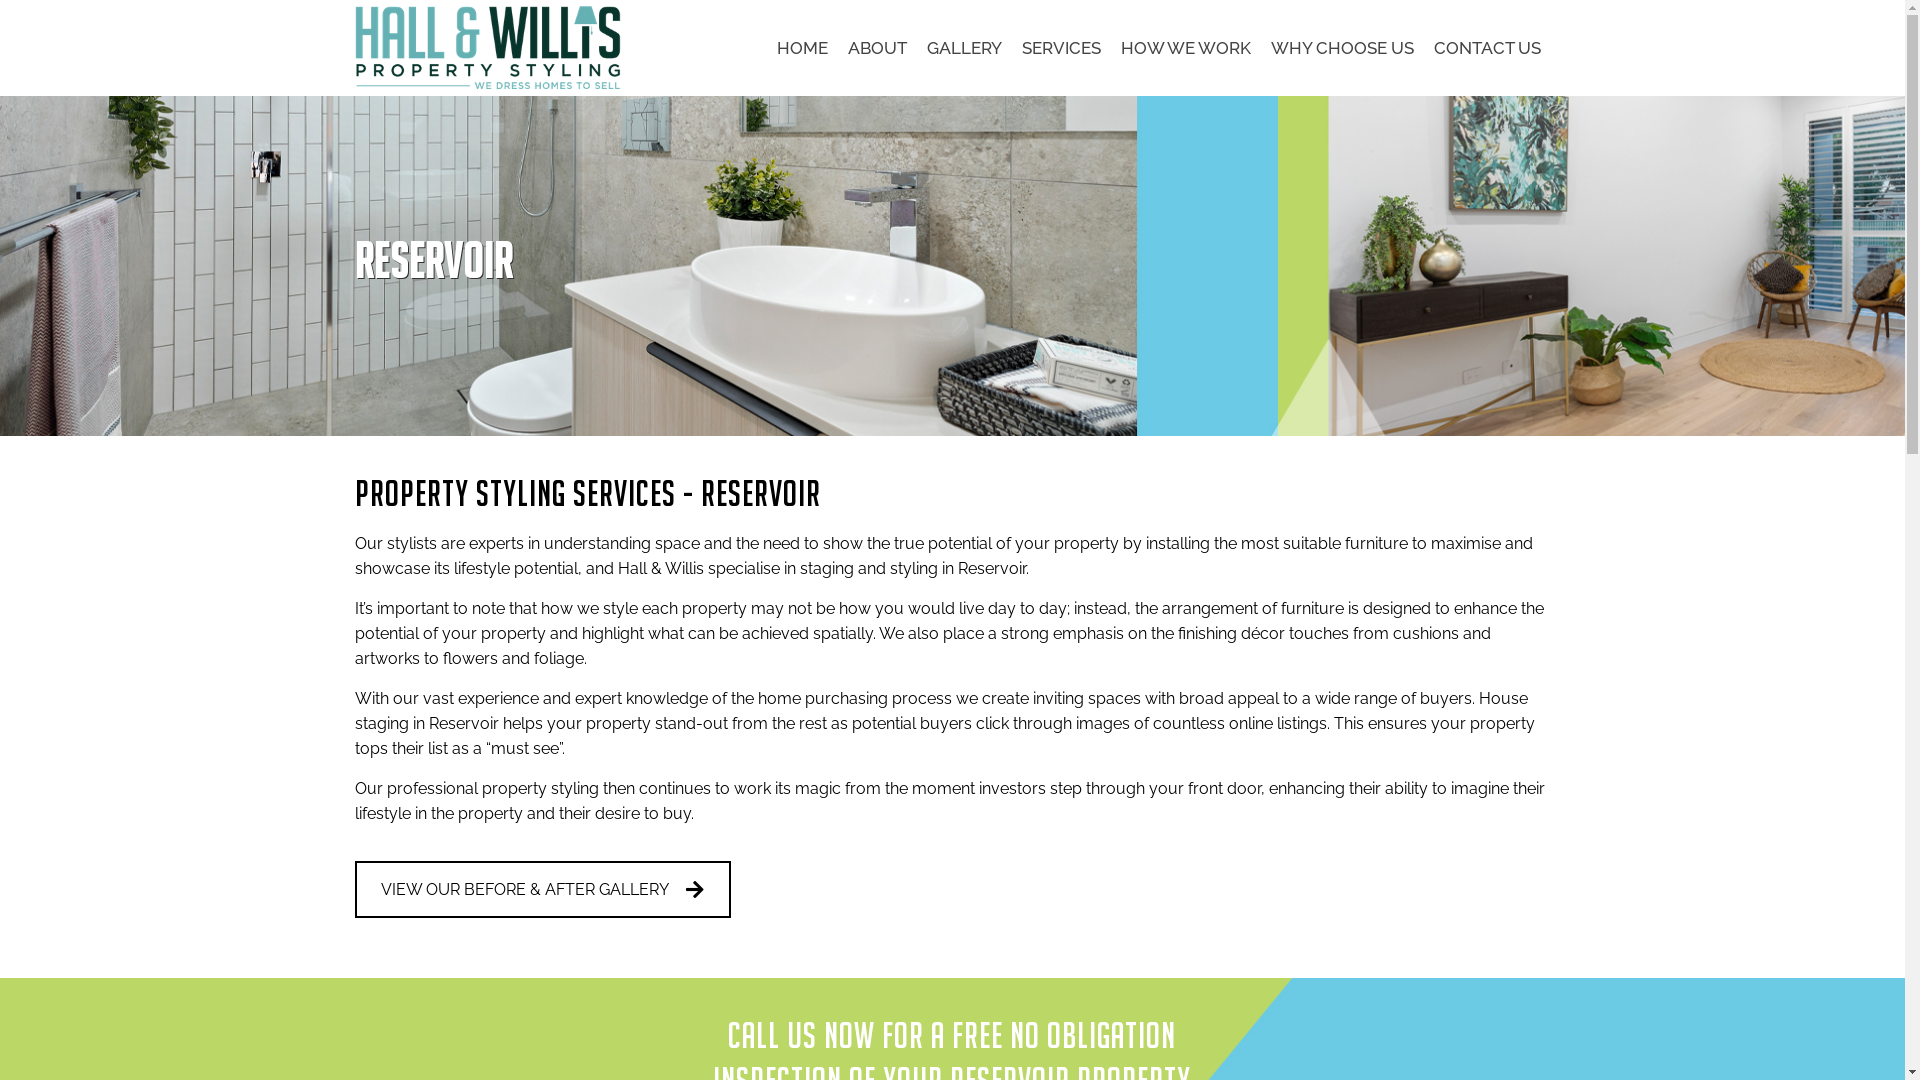 This screenshot has height=1080, width=1920. I want to click on 'SERVICES', so click(1060, 46).